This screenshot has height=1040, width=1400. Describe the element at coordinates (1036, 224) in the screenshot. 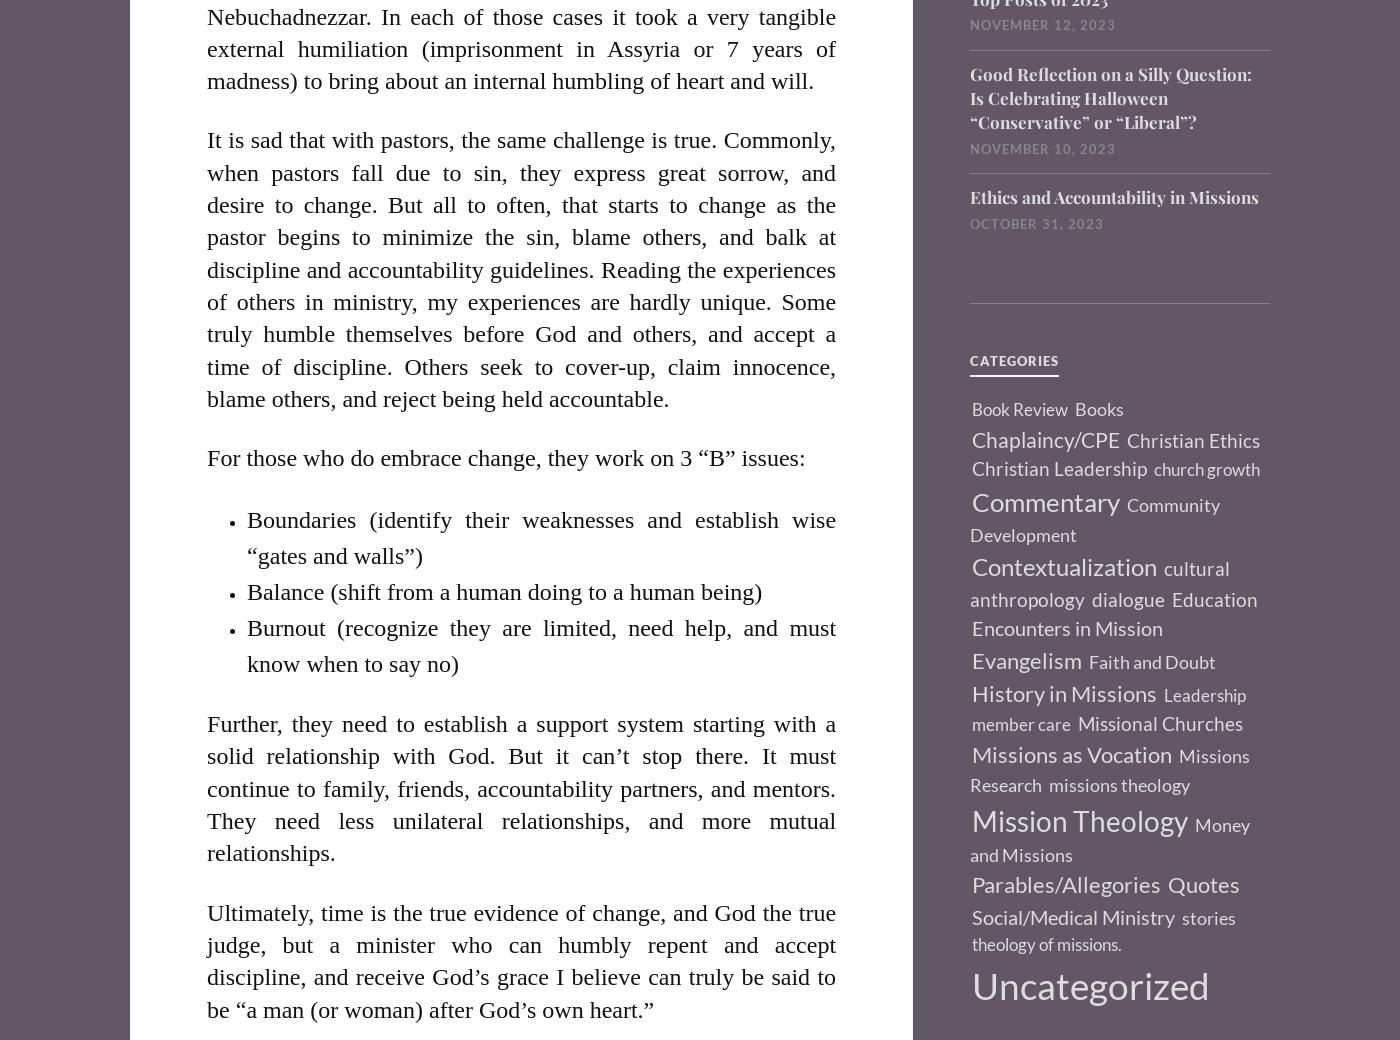

I see `'October 31, 2023'` at that location.